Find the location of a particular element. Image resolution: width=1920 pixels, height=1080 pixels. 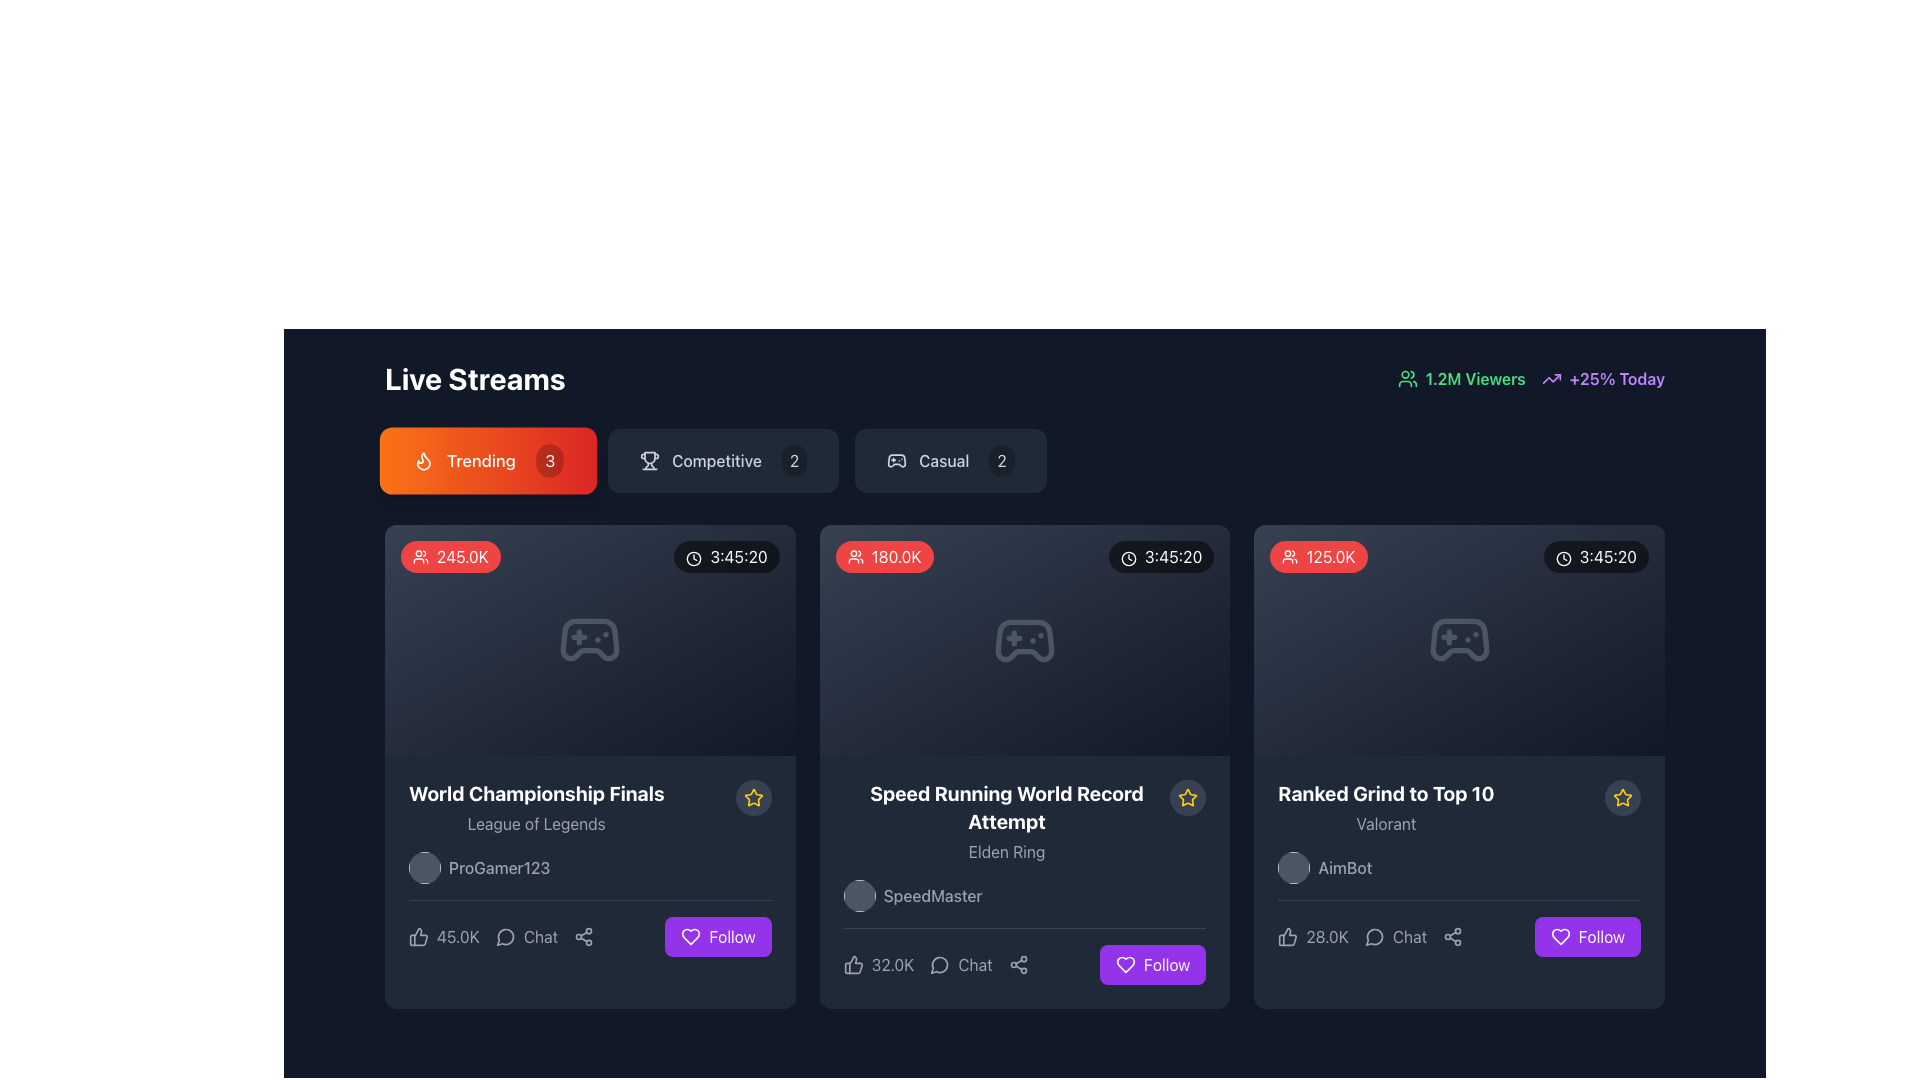

the heart-shaped icon with a purple outline inside the 'Follow' button at the bottom right corner of the 'Speed Running World Record Attempt' card is located at coordinates (1125, 963).